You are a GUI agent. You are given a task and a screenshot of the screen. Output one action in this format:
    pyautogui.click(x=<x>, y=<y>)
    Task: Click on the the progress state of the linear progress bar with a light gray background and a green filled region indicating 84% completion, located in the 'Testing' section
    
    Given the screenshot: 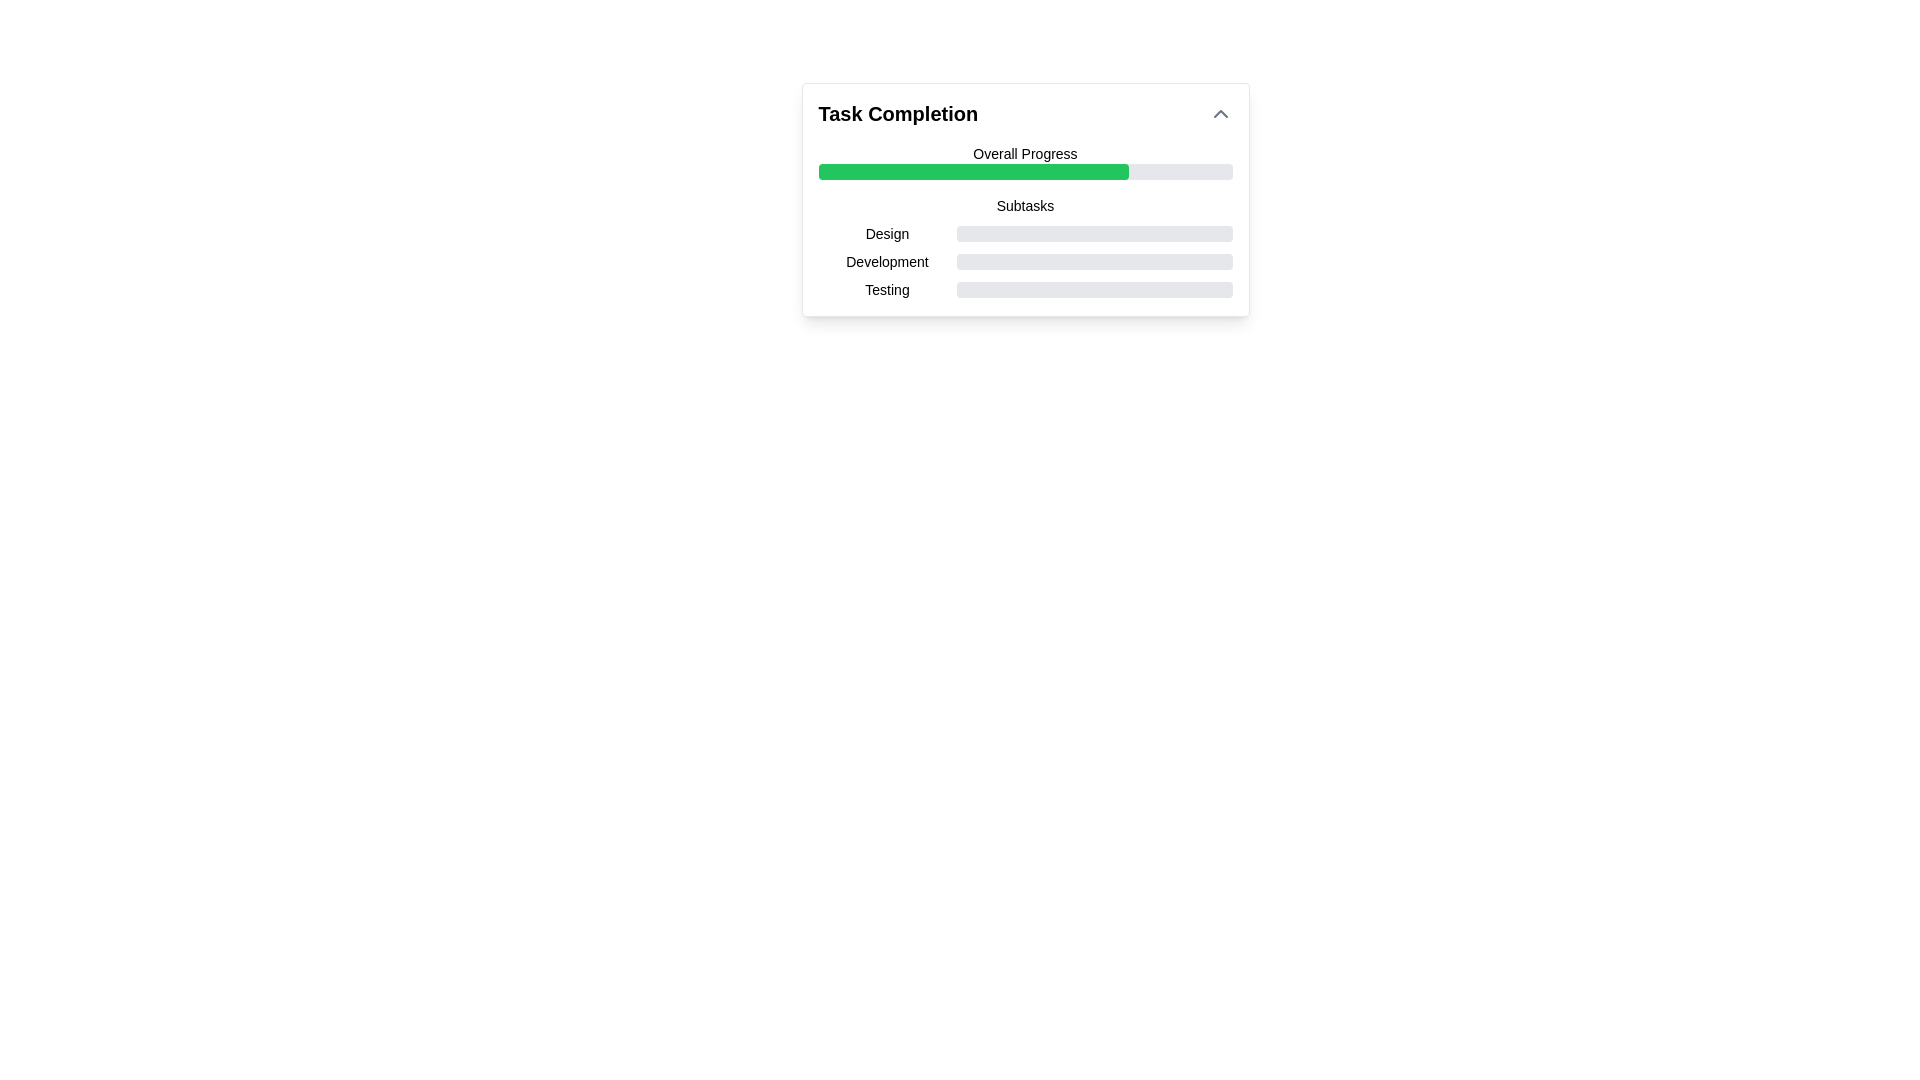 What is the action you would take?
    pyautogui.click(x=1093, y=289)
    